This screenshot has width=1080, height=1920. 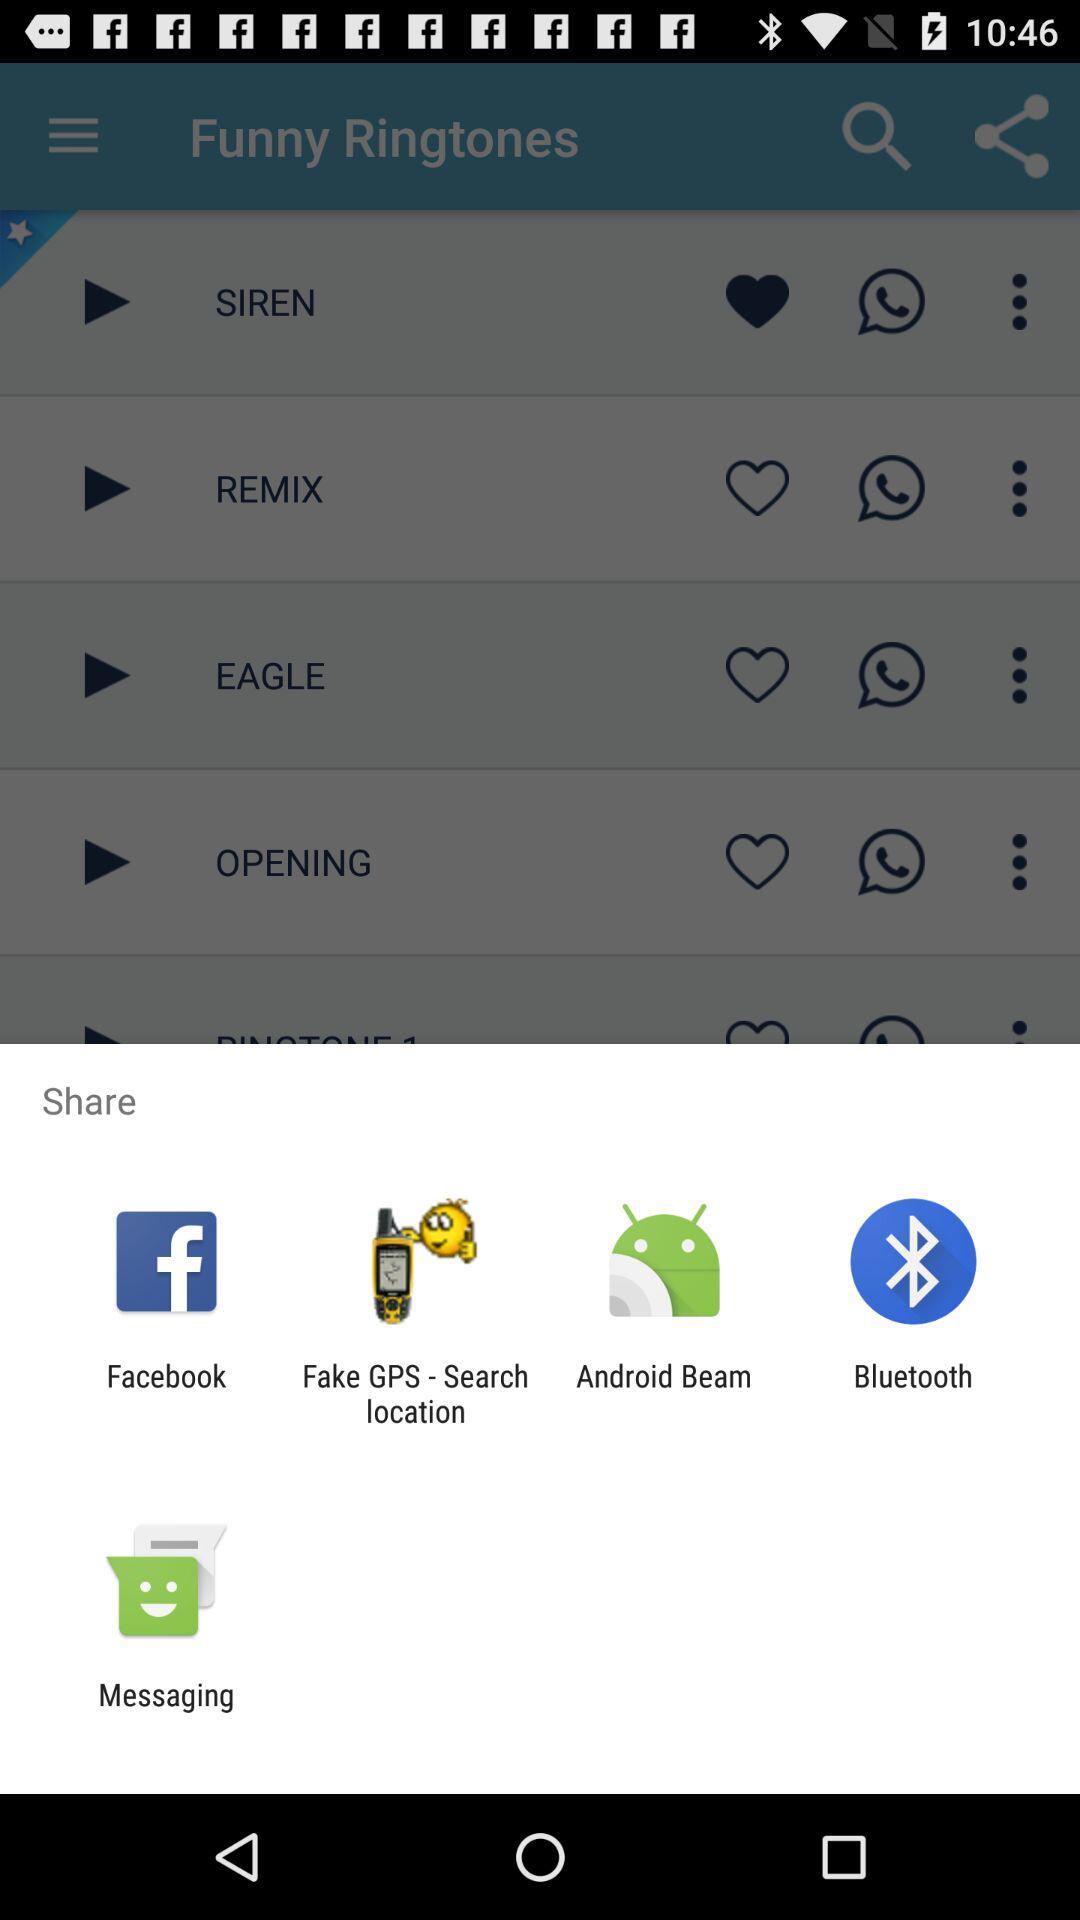 I want to click on the item next to the android beam app, so click(x=414, y=1392).